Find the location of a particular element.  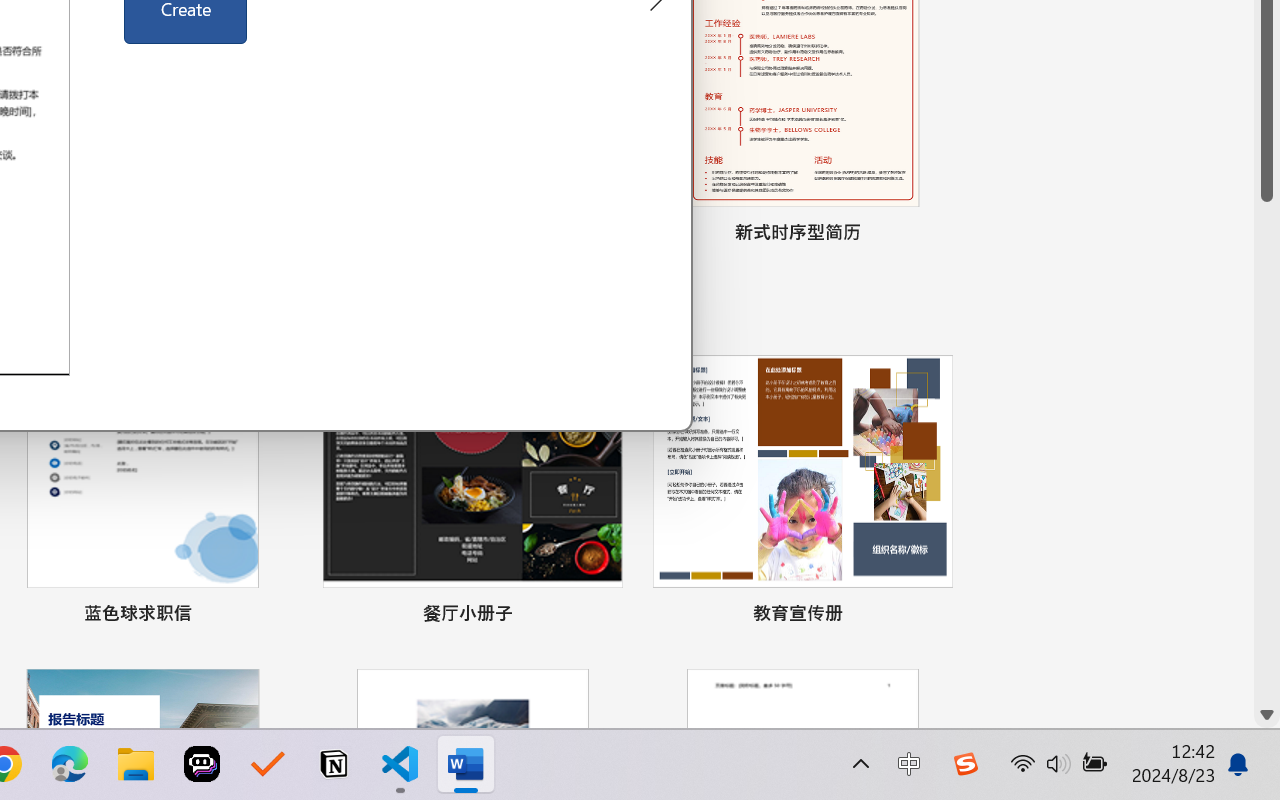

'Line down' is located at coordinates (1266, 714).